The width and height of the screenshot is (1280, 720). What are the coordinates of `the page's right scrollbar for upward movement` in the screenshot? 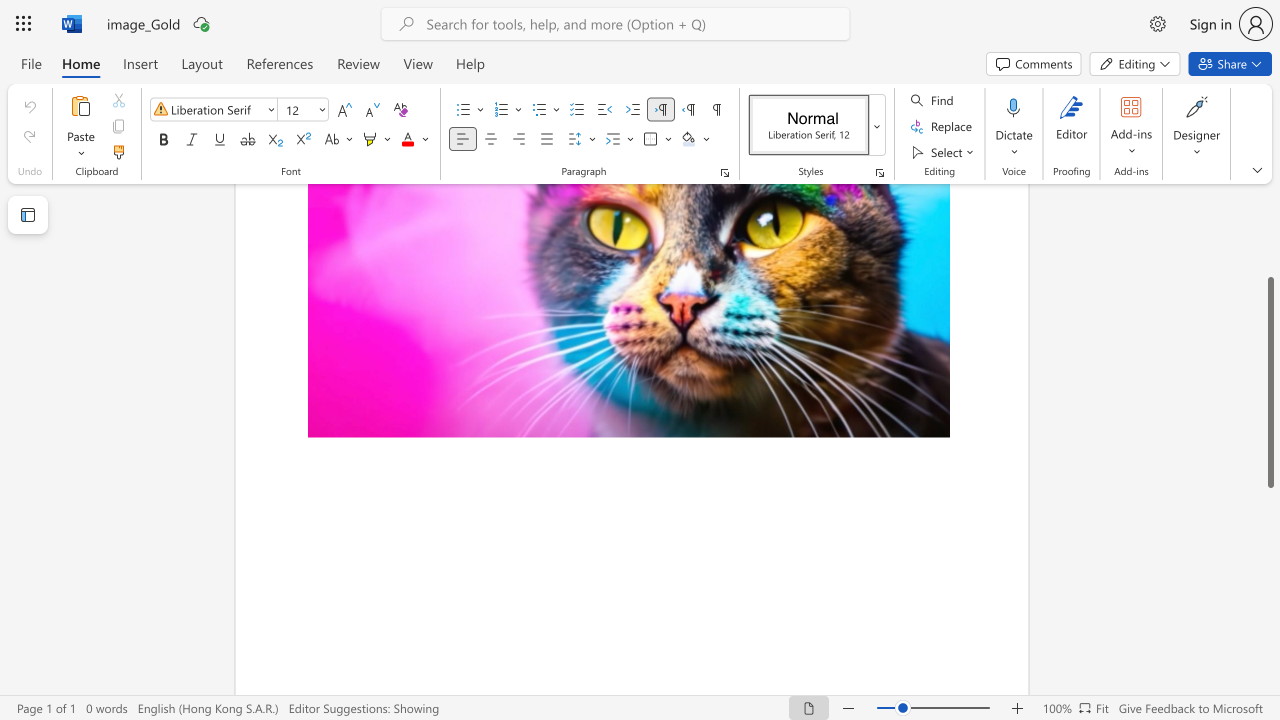 It's located at (1269, 220).